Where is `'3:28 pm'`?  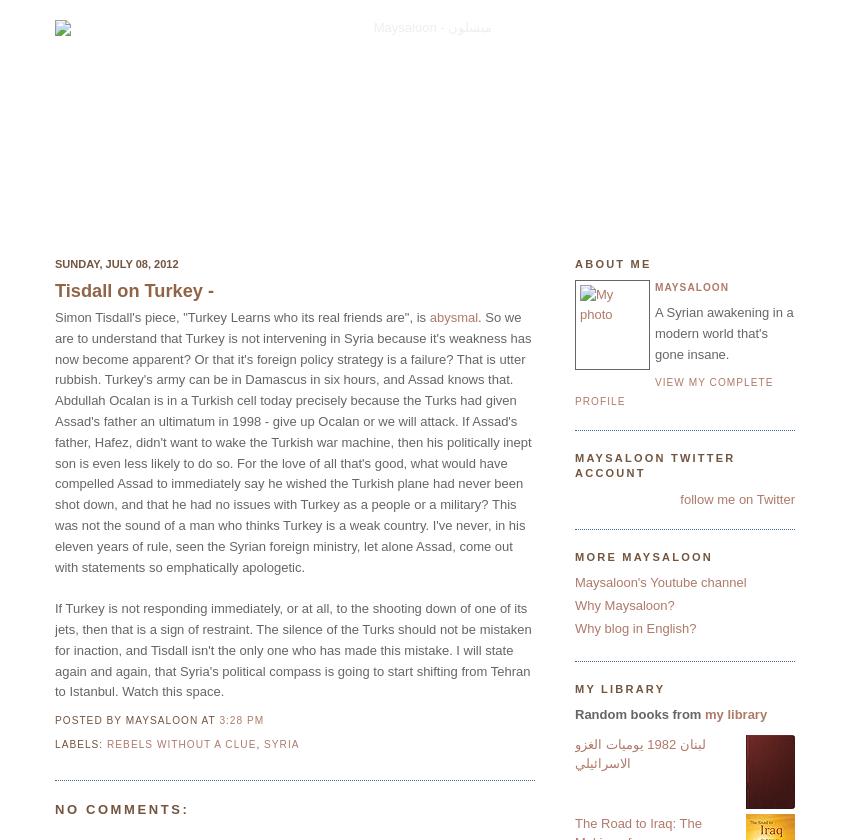 '3:28 pm' is located at coordinates (241, 719).